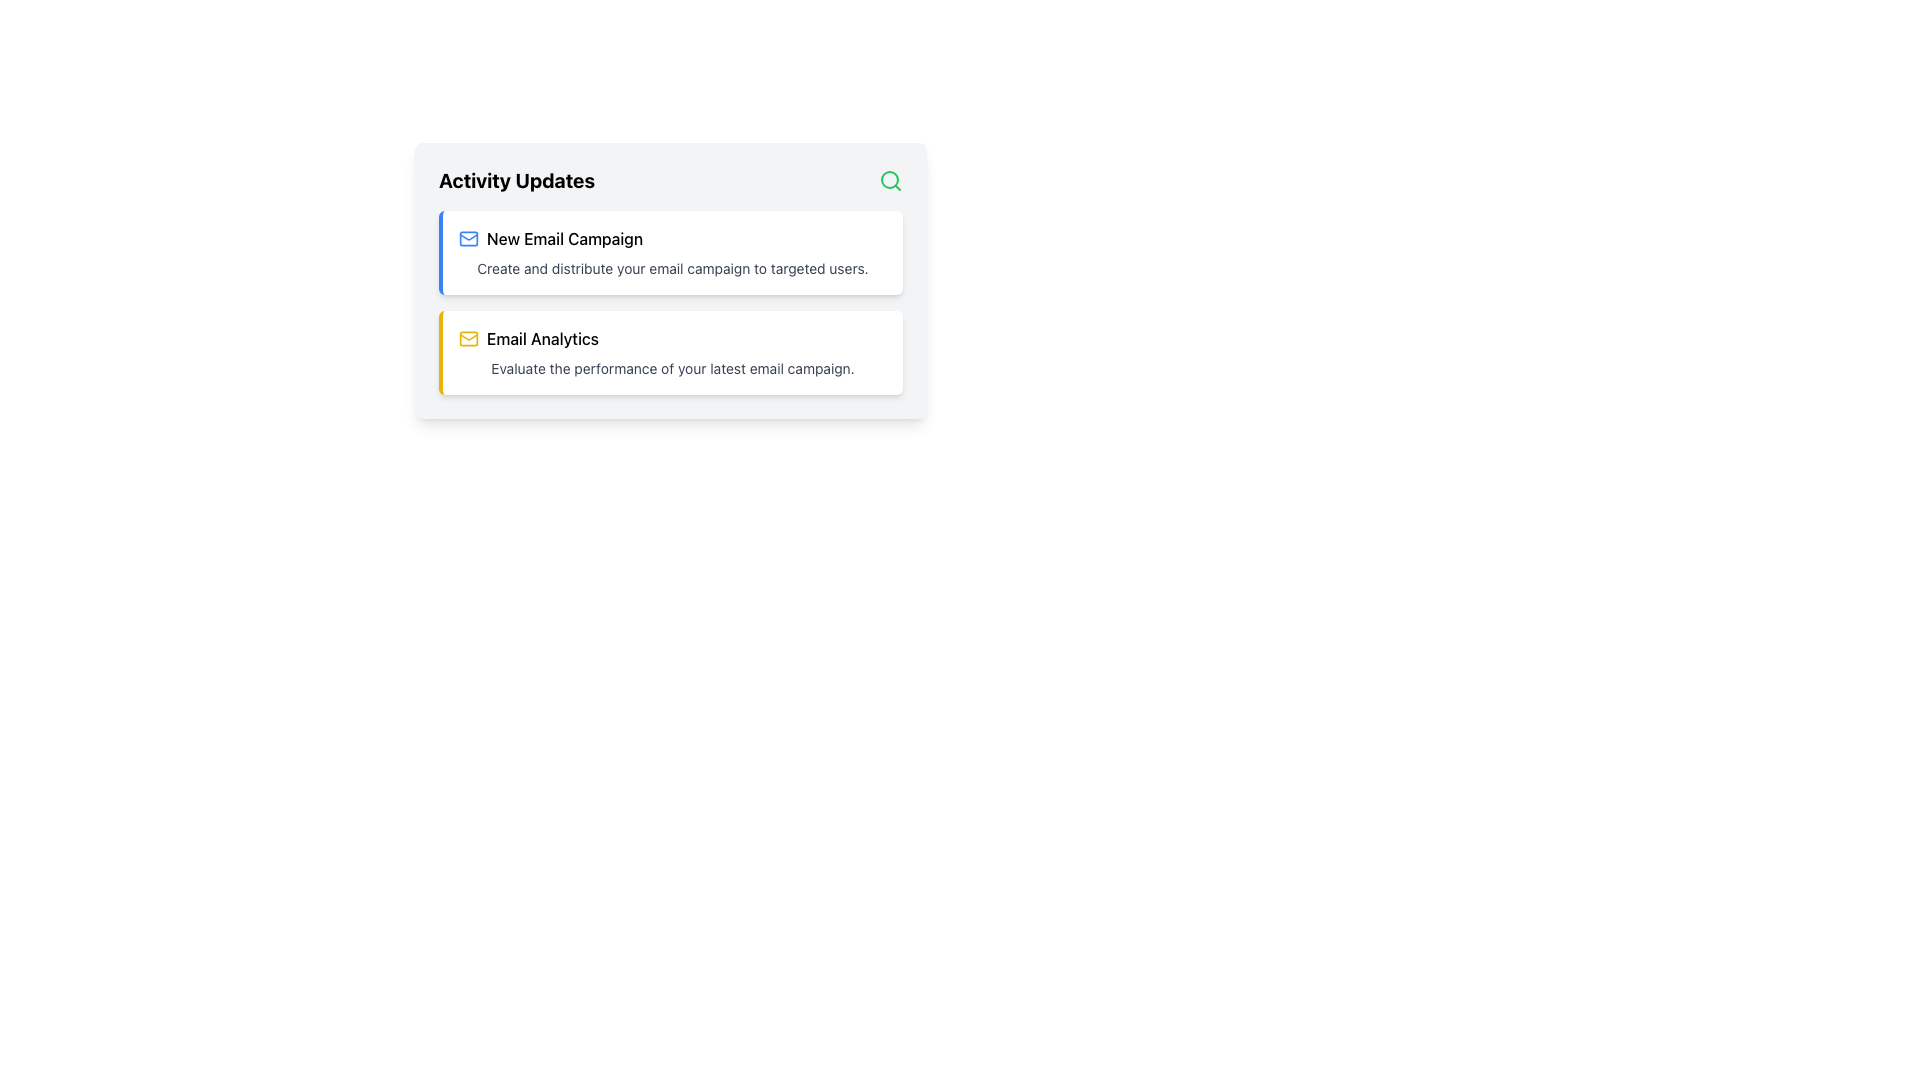 The height and width of the screenshot is (1080, 1920). Describe the element at coordinates (542, 338) in the screenshot. I see `text label displaying 'Email Analytics', which is the second entry under the 'Activity Updates' section in a yellow-highlighted card` at that location.